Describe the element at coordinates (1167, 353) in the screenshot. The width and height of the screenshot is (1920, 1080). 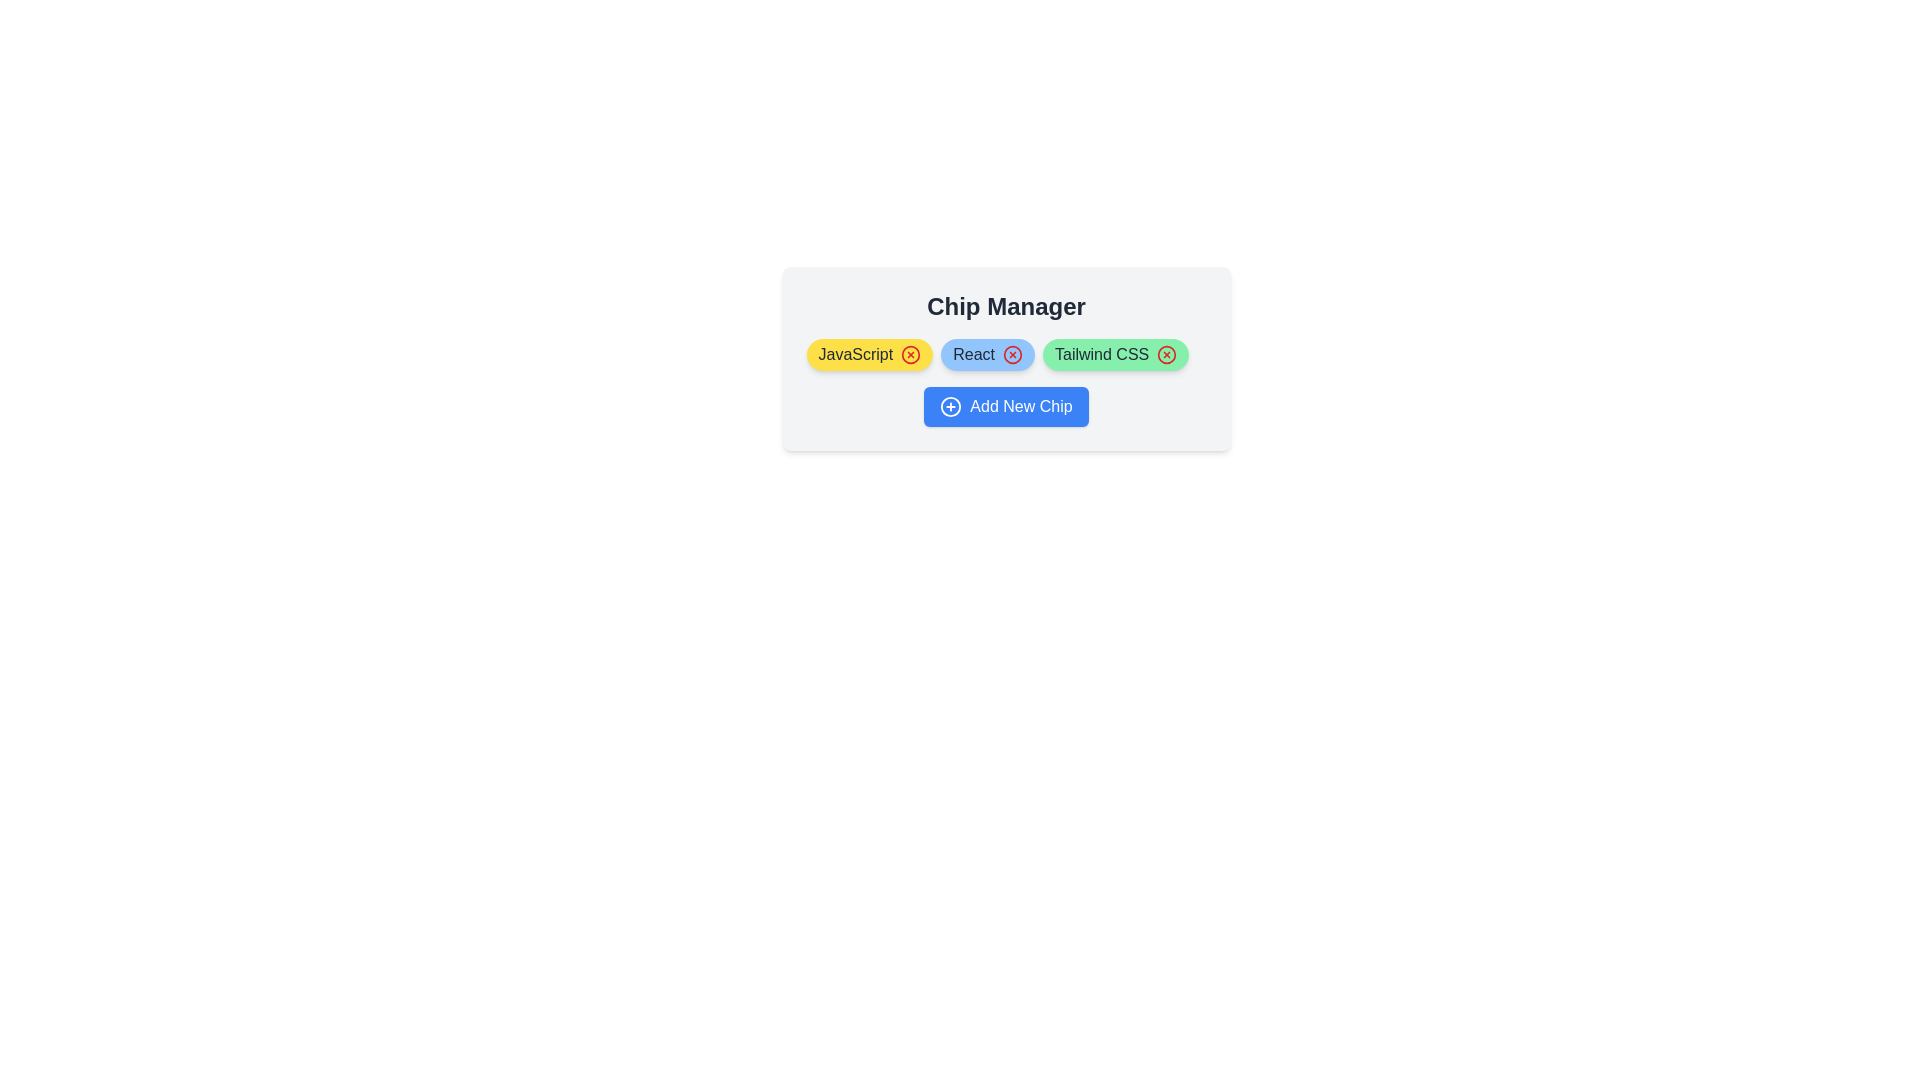
I see `close icon of the chip labeled Tailwind CSS to remove it` at that location.